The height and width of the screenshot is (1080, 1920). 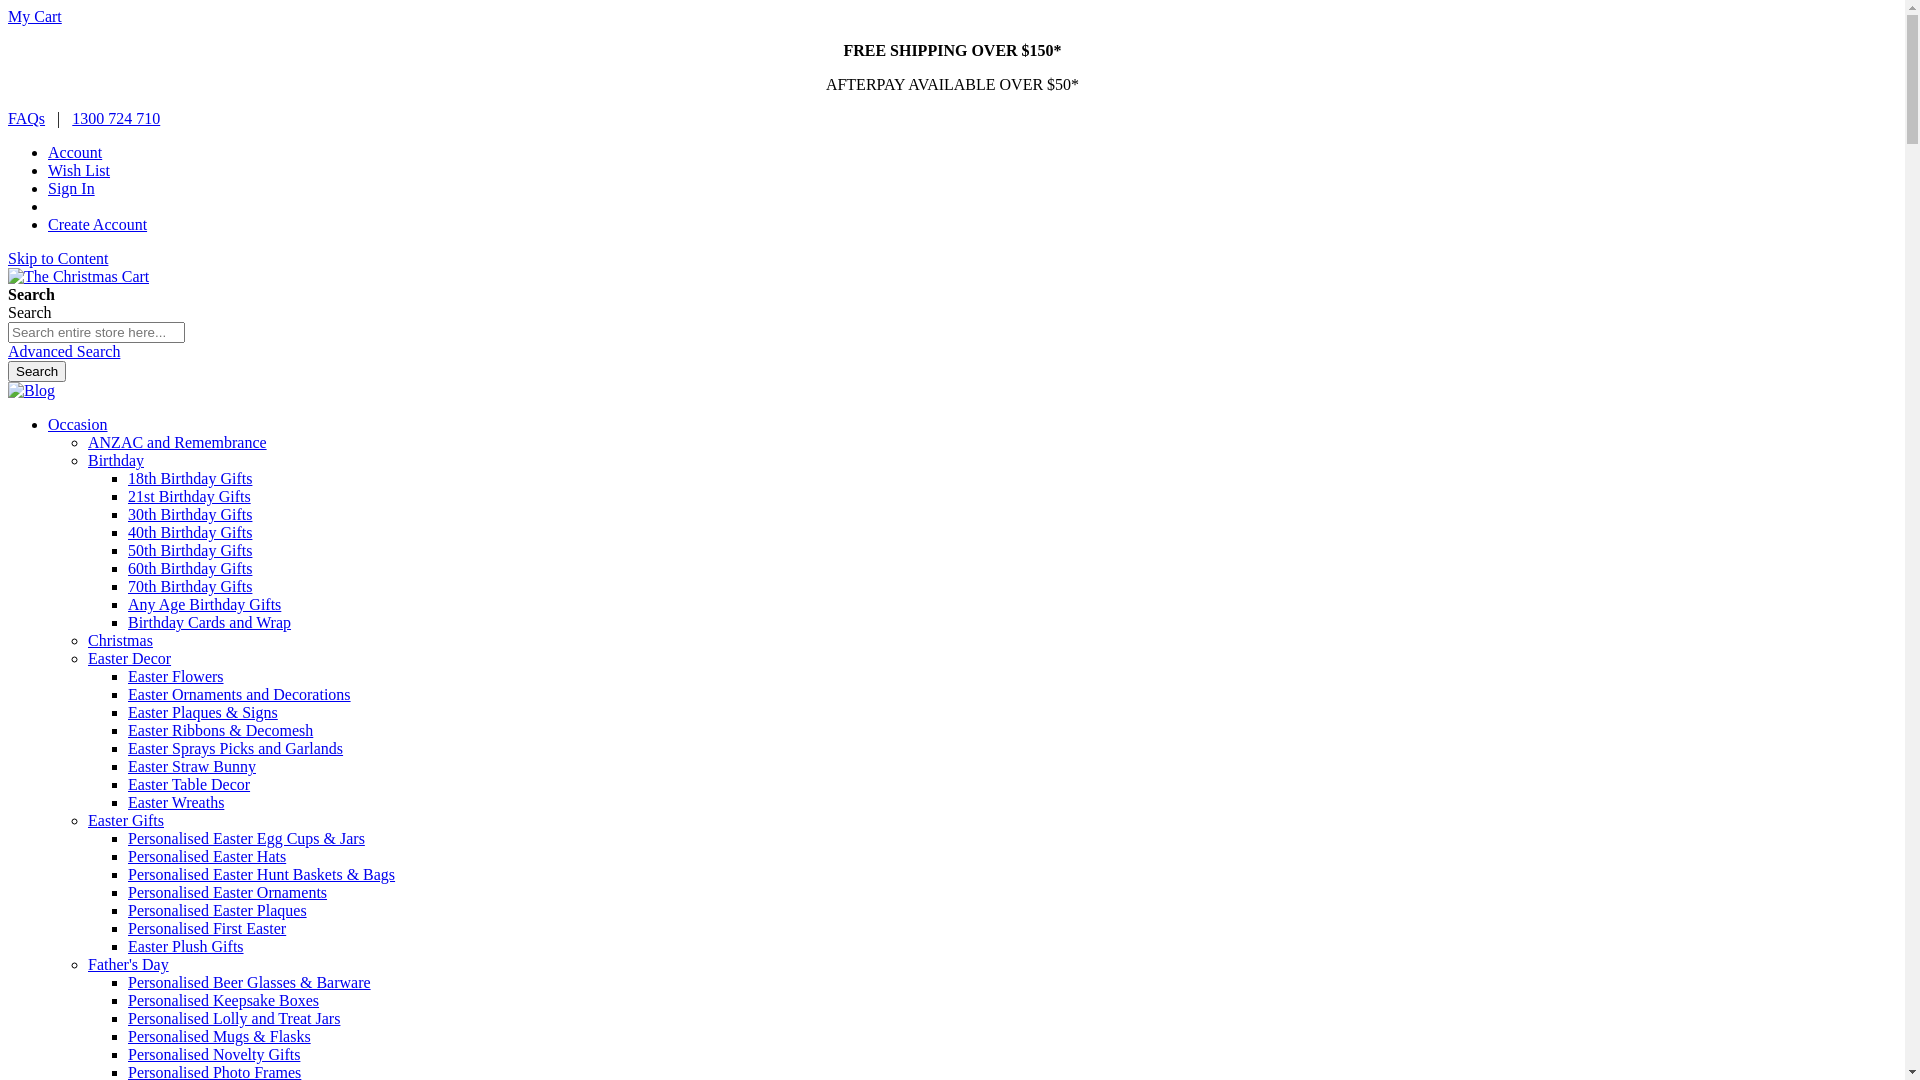 What do you see at coordinates (234, 1018) in the screenshot?
I see `'Personalised Lolly and Treat Jars'` at bounding box center [234, 1018].